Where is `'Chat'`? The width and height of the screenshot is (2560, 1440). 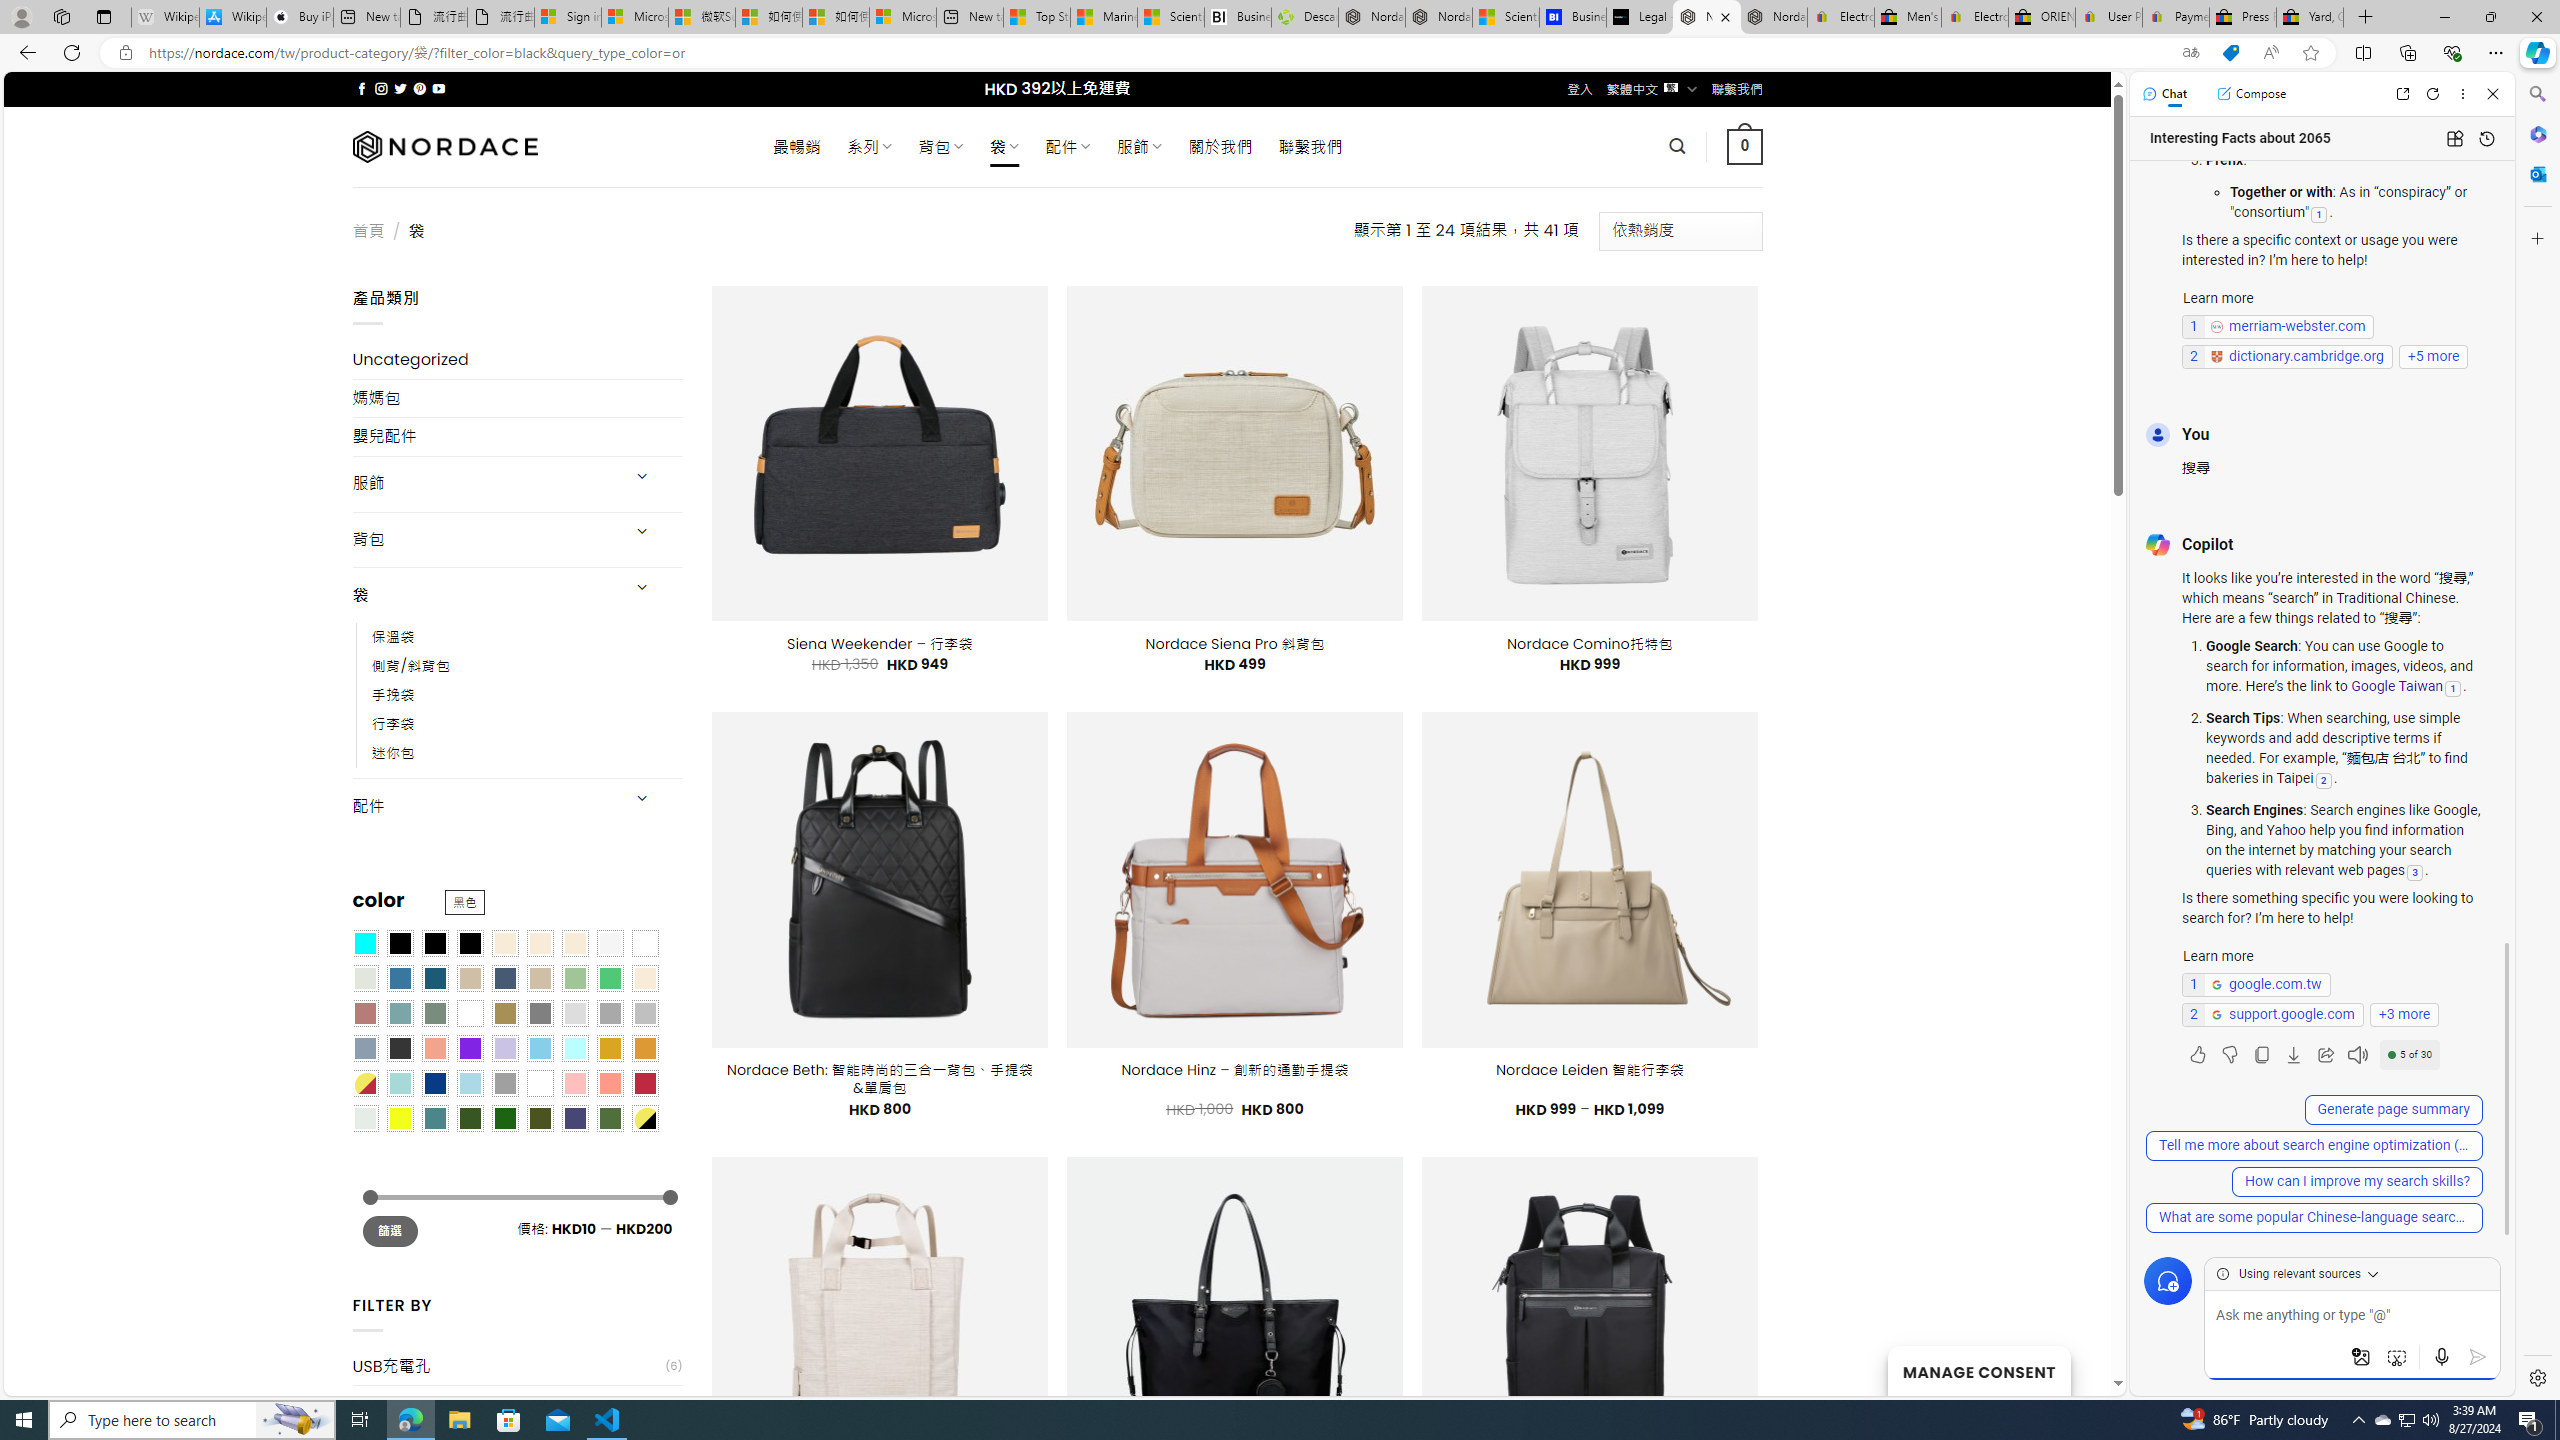
'Chat' is located at coordinates (2164, 92).